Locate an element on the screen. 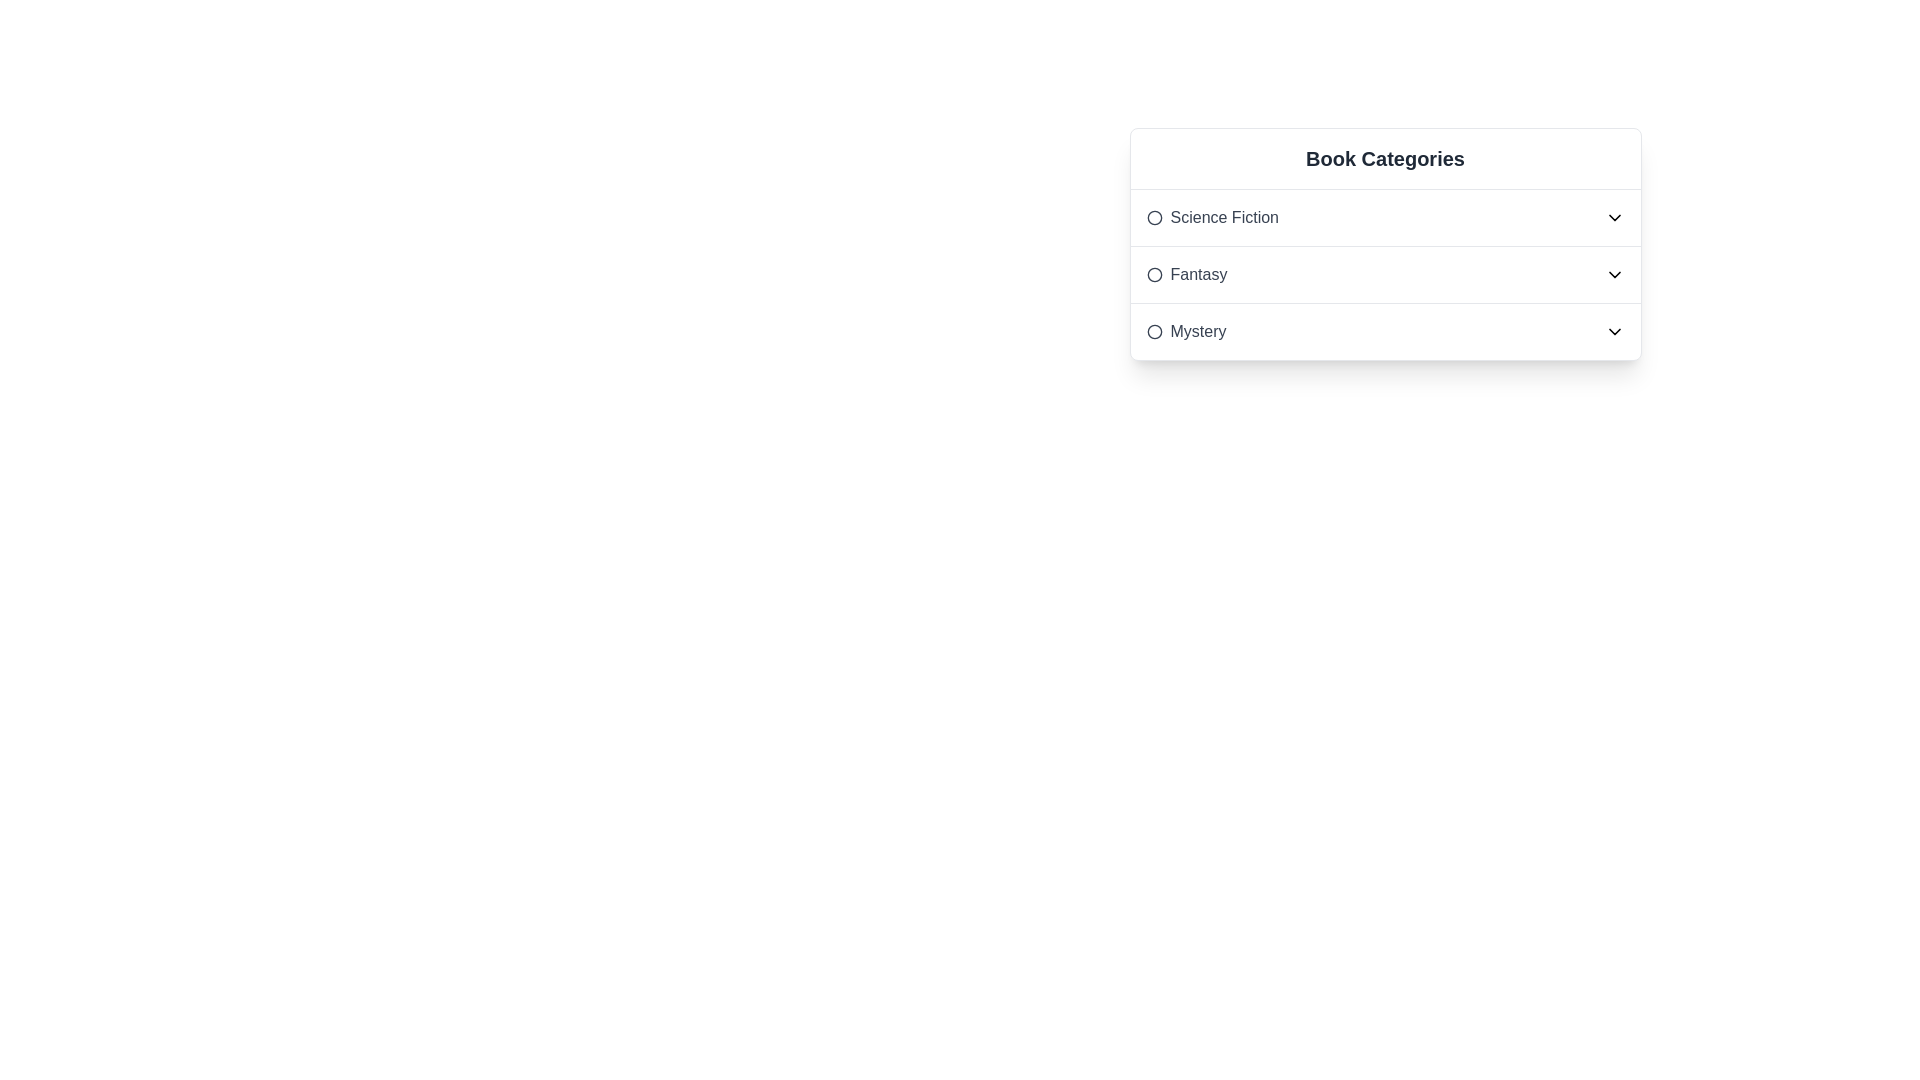  the third circular marker in the vertical list of selectable categories, located next to the text 'Mystery' is located at coordinates (1154, 330).